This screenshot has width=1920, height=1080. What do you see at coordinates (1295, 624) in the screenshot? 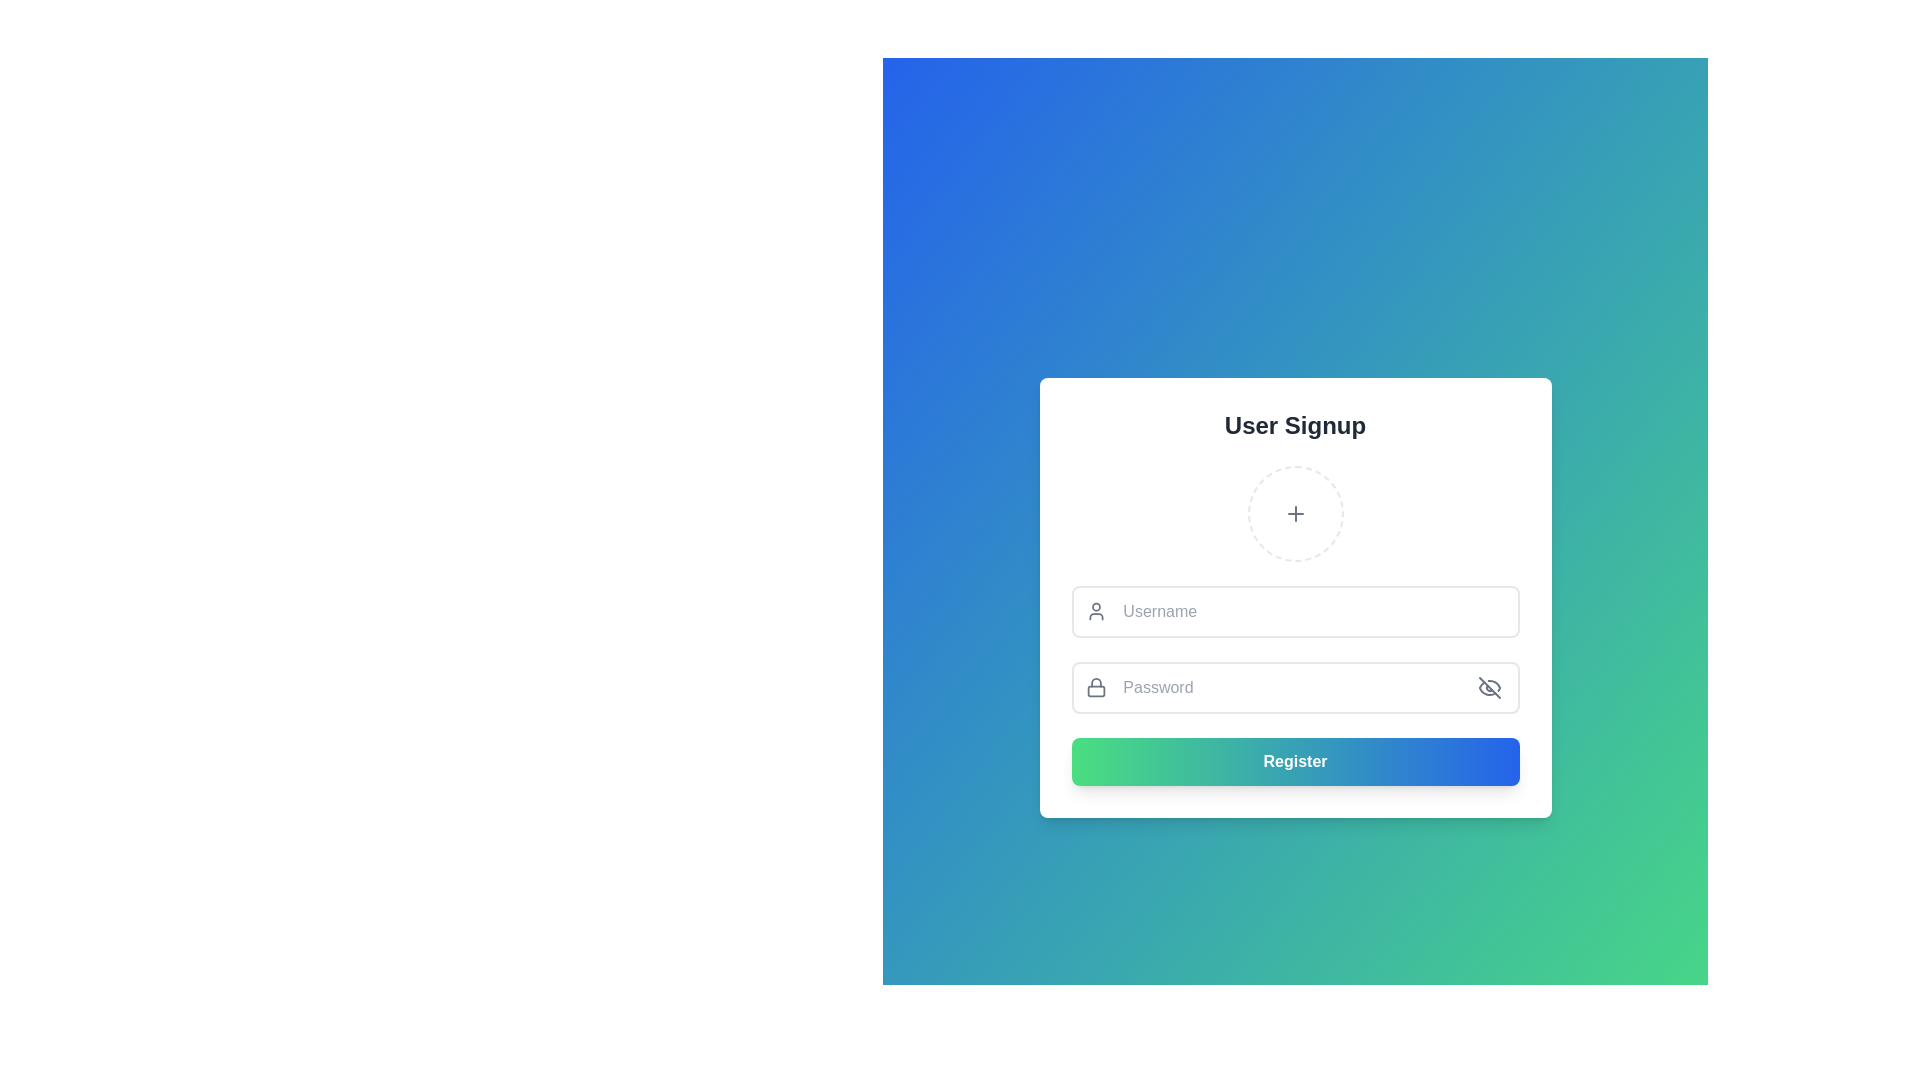
I see `the vertical form section containing input fields and the 'Register' button to focus on the input fields for username and password` at bounding box center [1295, 624].